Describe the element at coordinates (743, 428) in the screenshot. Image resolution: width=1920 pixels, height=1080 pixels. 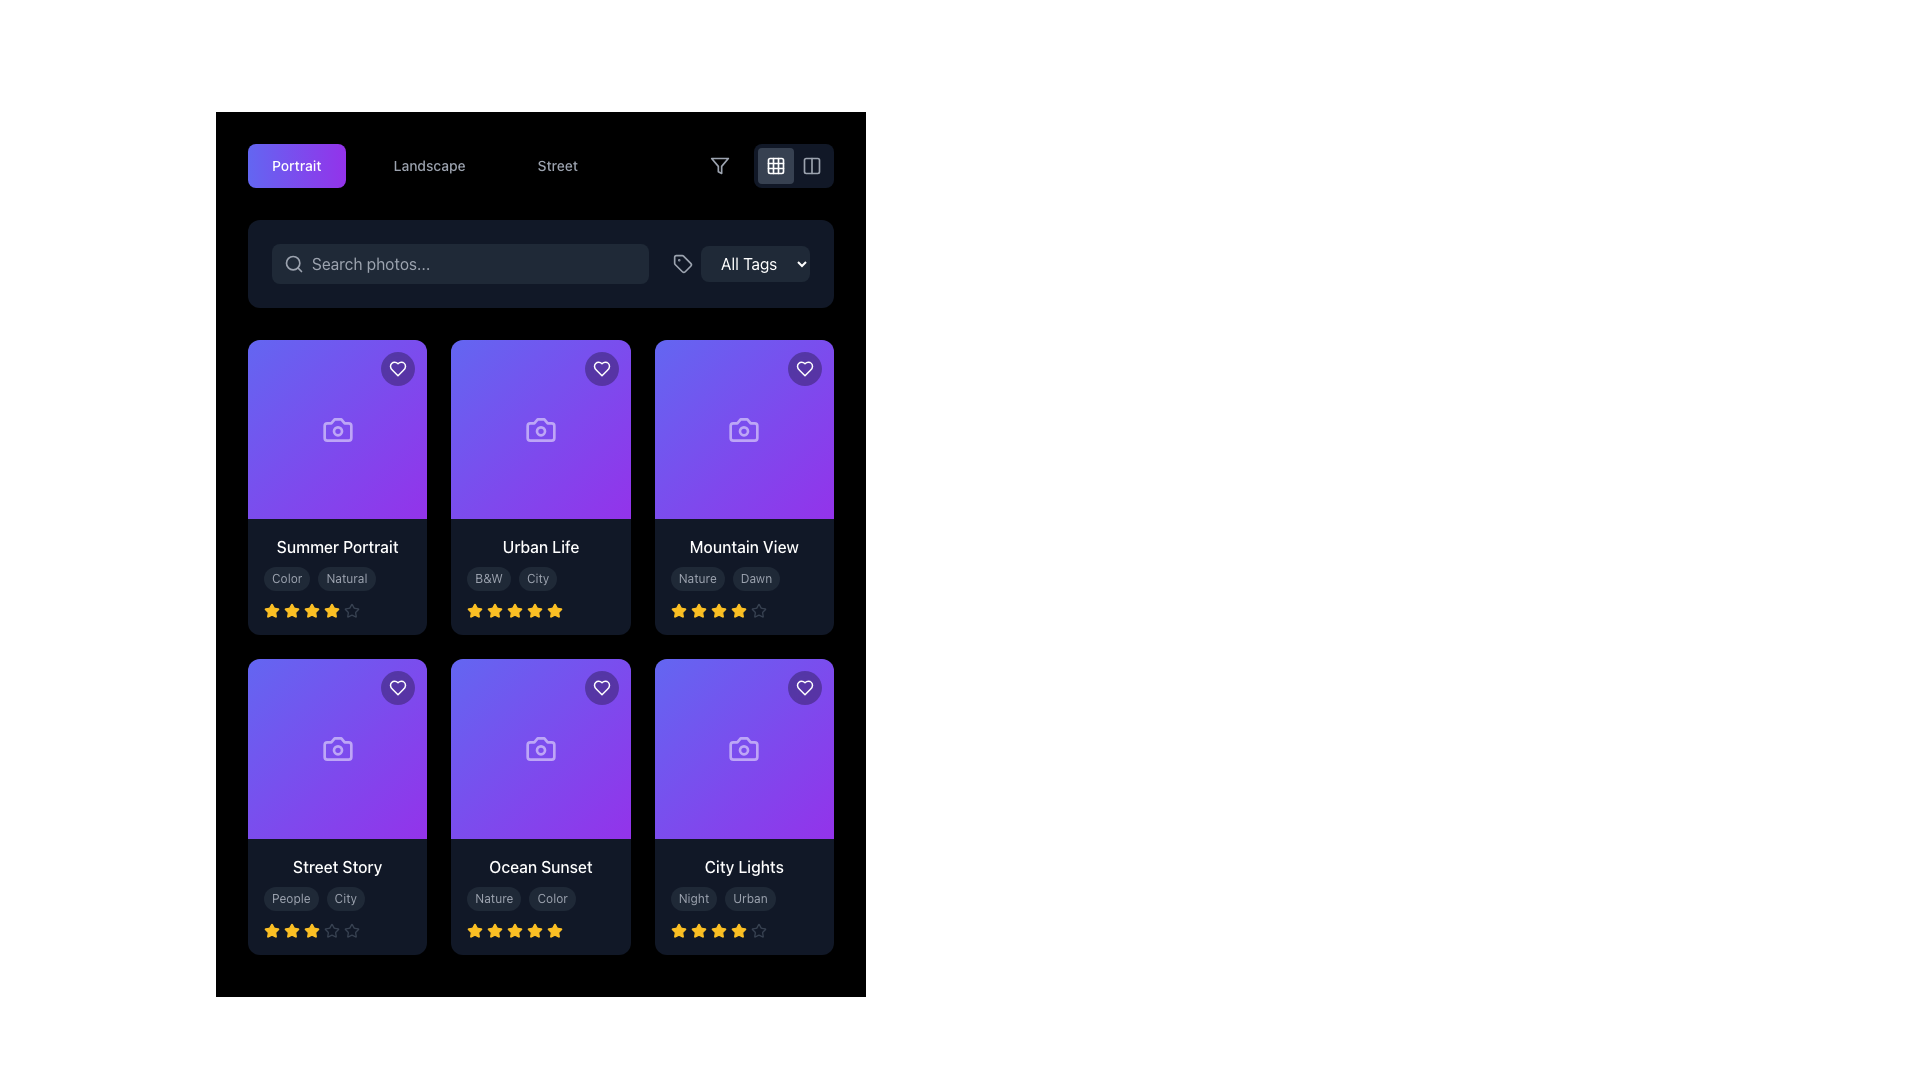
I see `the Graphic placeholder located in the top row of the grid layout, specifically the third item titled 'Mountain View'` at that location.